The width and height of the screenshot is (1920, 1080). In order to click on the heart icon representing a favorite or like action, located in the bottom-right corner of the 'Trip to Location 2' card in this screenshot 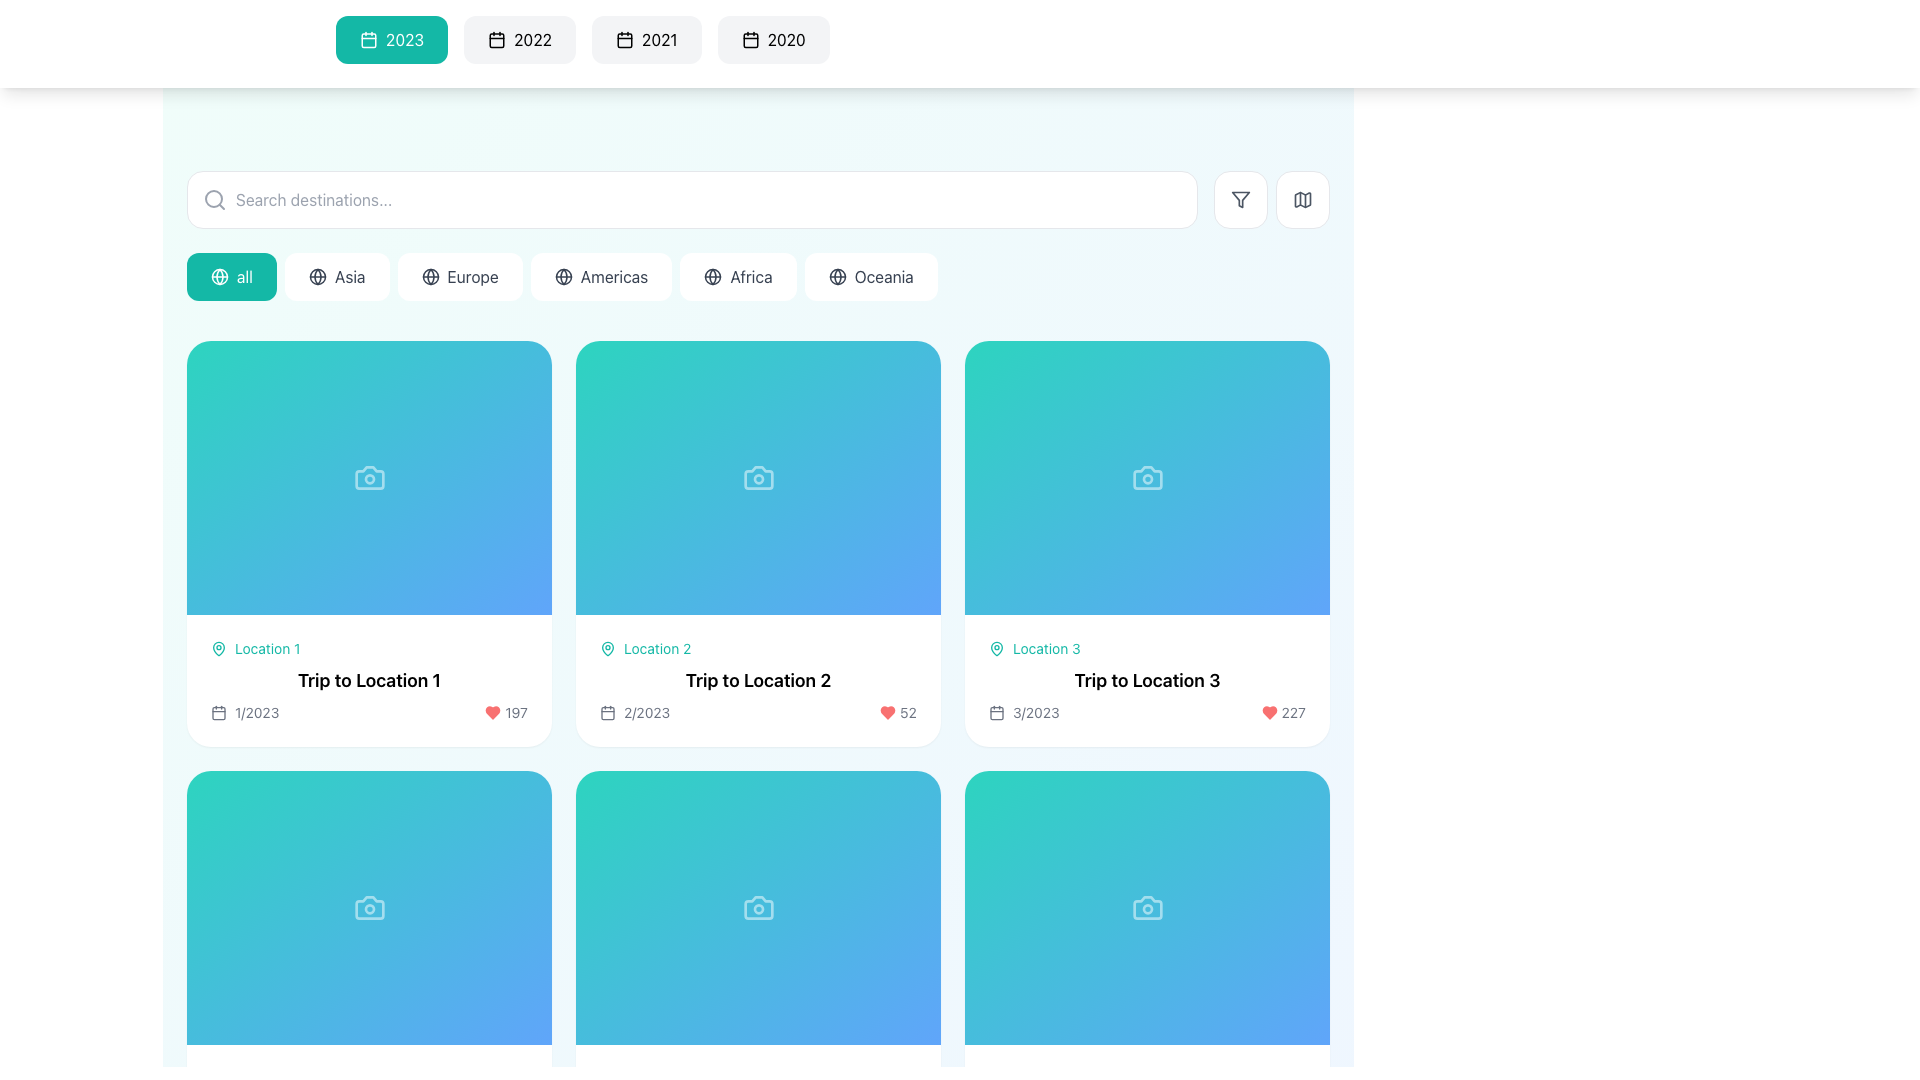, I will do `click(493, 711)`.